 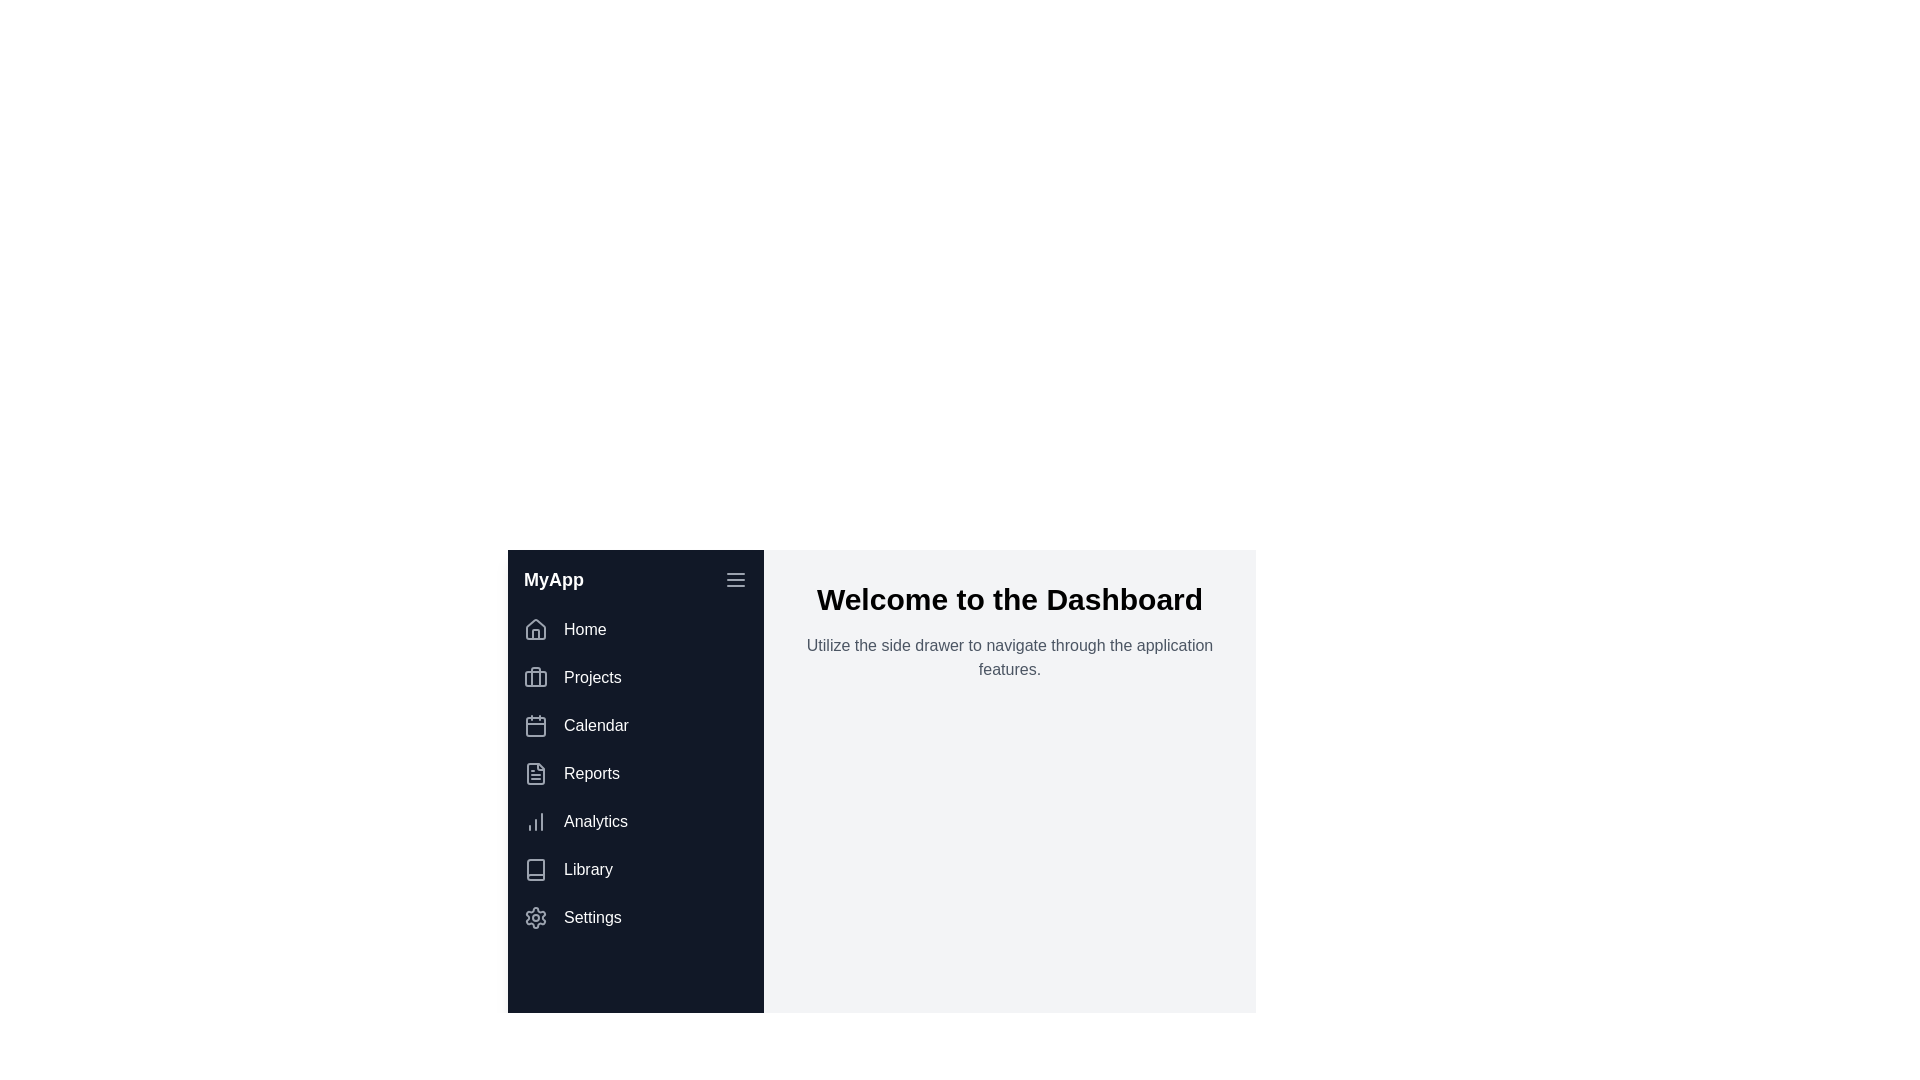 What do you see at coordinates (634, 773) in the screenshot?
I see `the menu item corresponding to Reports to navigate to that section` at bounding box center [634, 773].